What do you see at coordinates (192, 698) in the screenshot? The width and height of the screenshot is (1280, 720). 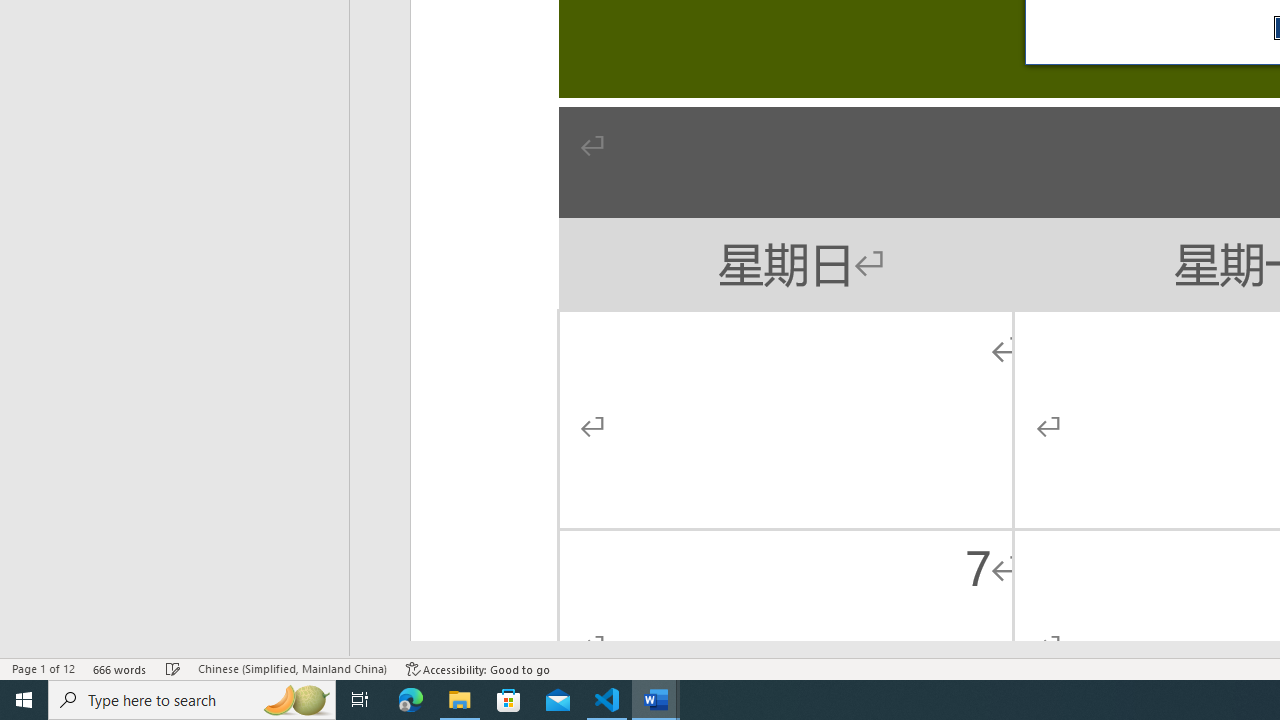 I see `'Type here to search'` at bounding box center [192, 698].